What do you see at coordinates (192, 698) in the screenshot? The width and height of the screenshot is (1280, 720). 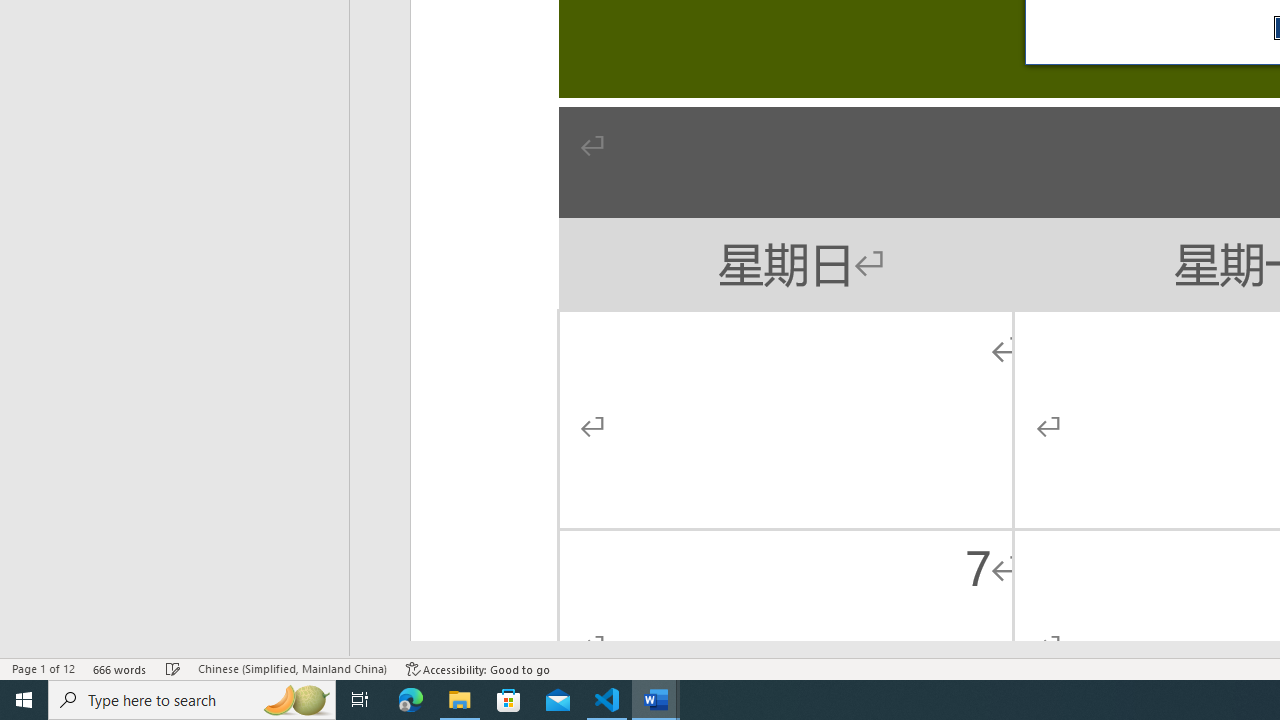 I see `'Type here to search'` at bounding box center [192, 698].